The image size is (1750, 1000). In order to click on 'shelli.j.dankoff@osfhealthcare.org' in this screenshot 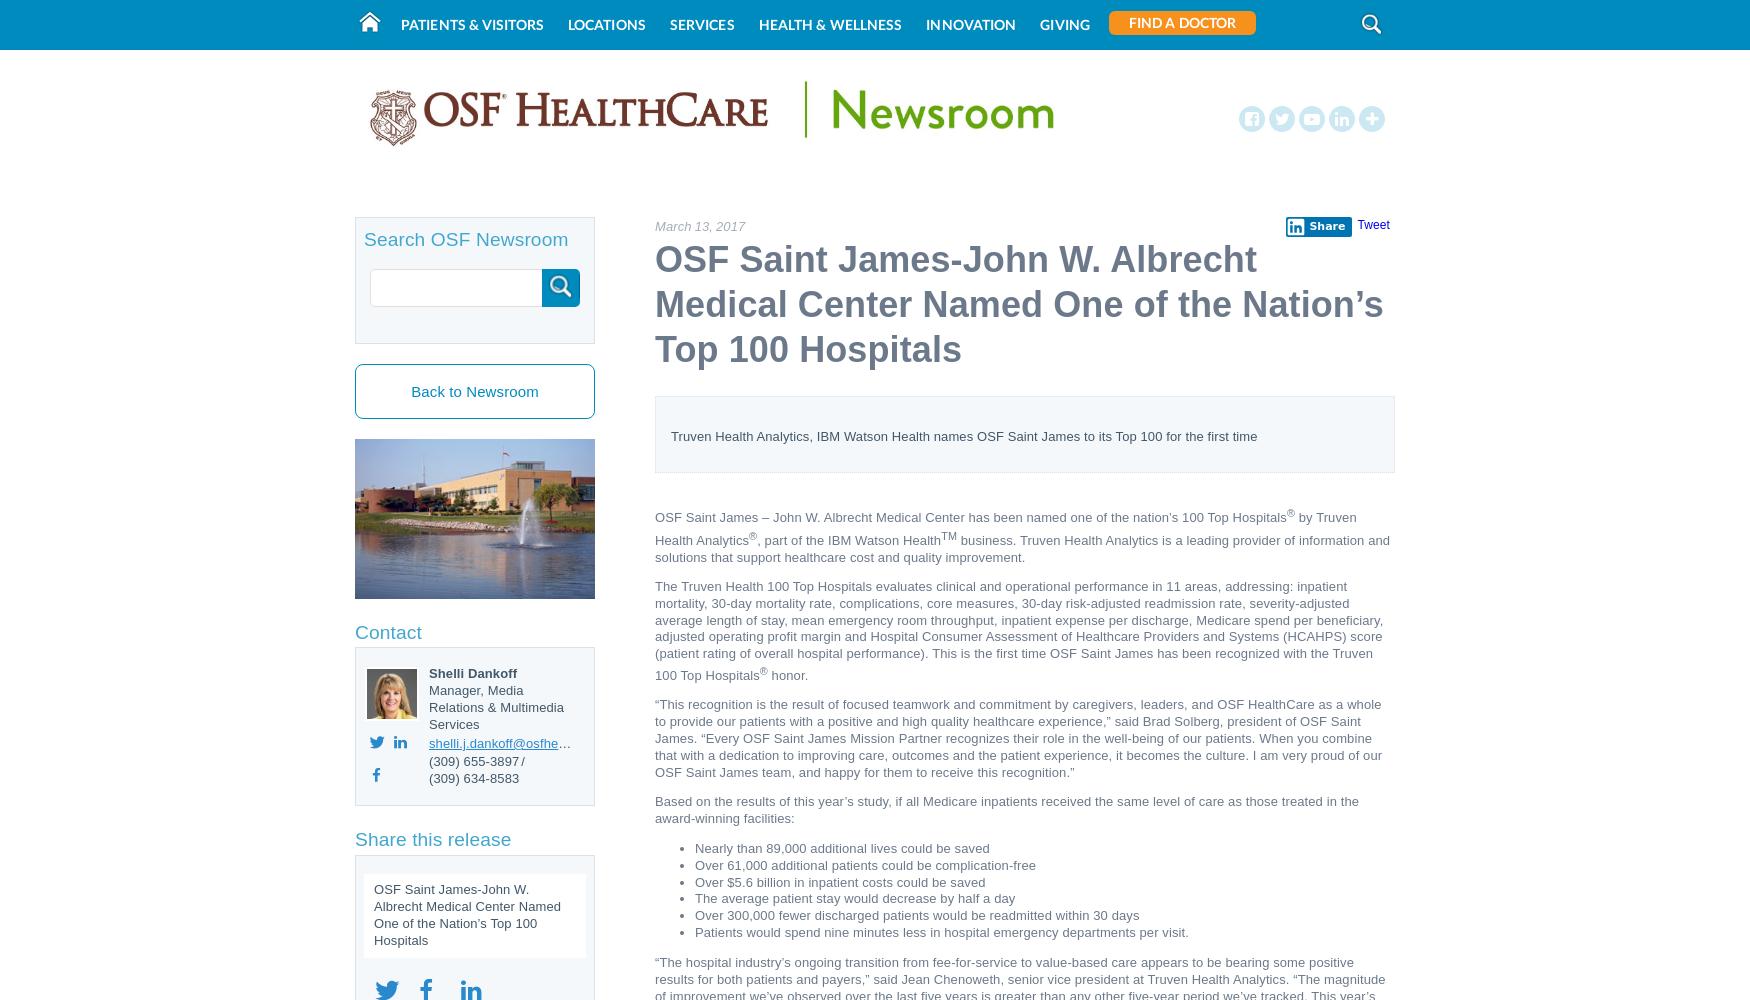, I will do `click(527, 741)`.